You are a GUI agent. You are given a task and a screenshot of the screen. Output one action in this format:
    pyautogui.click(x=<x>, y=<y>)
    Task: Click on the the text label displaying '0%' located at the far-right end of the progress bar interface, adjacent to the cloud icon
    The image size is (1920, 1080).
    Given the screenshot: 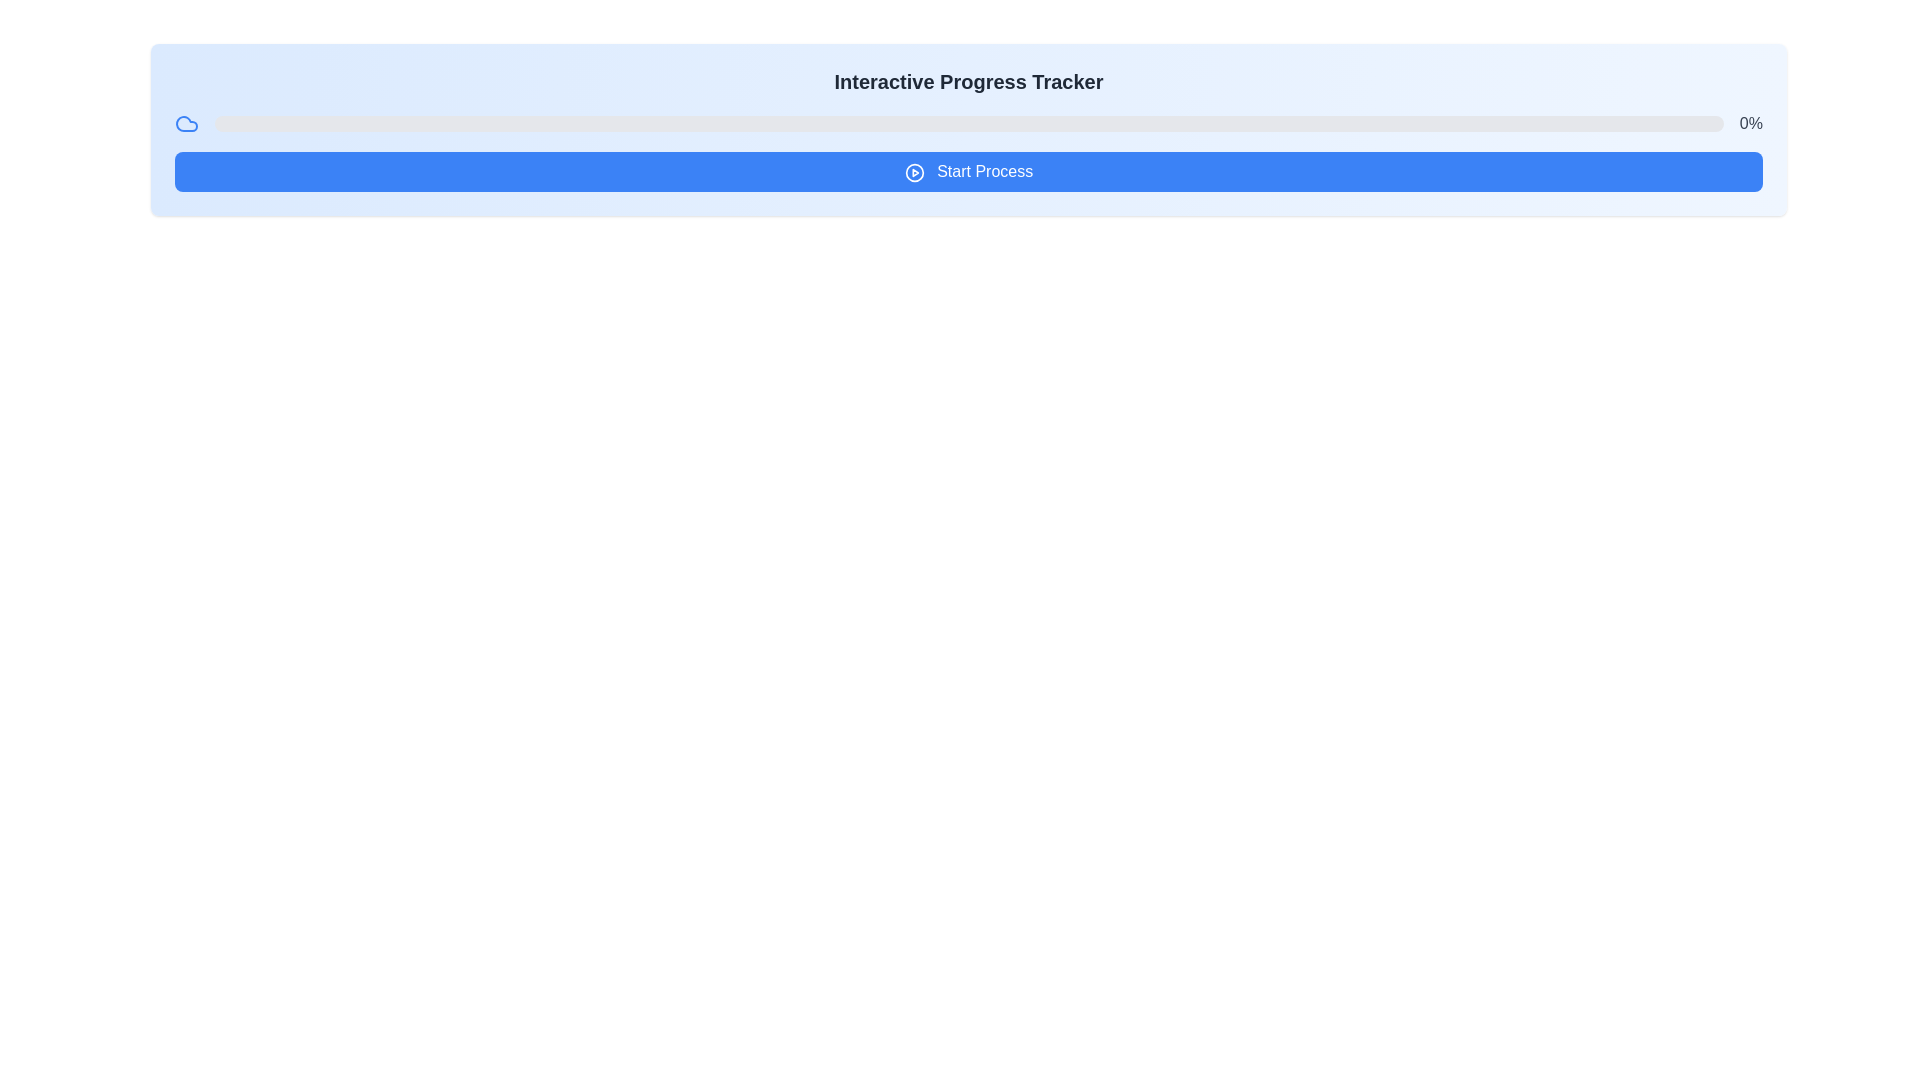 What is the action you would take?
    pyautogui.click(x=1750, y=123)
    